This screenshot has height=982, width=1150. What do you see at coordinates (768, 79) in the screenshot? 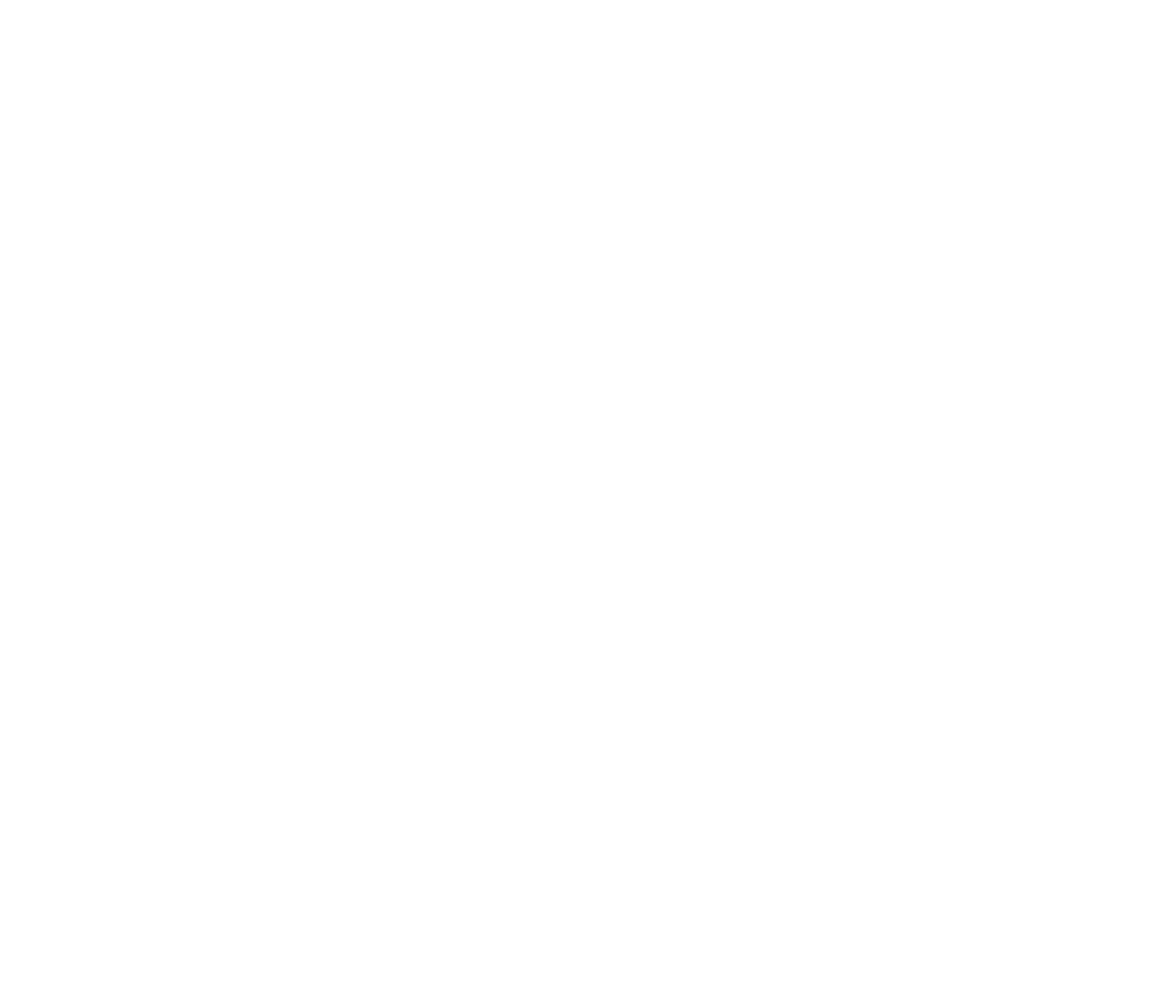
I see `'Chausson 660 Exclusive Line'` at bounding box center [768, 79].